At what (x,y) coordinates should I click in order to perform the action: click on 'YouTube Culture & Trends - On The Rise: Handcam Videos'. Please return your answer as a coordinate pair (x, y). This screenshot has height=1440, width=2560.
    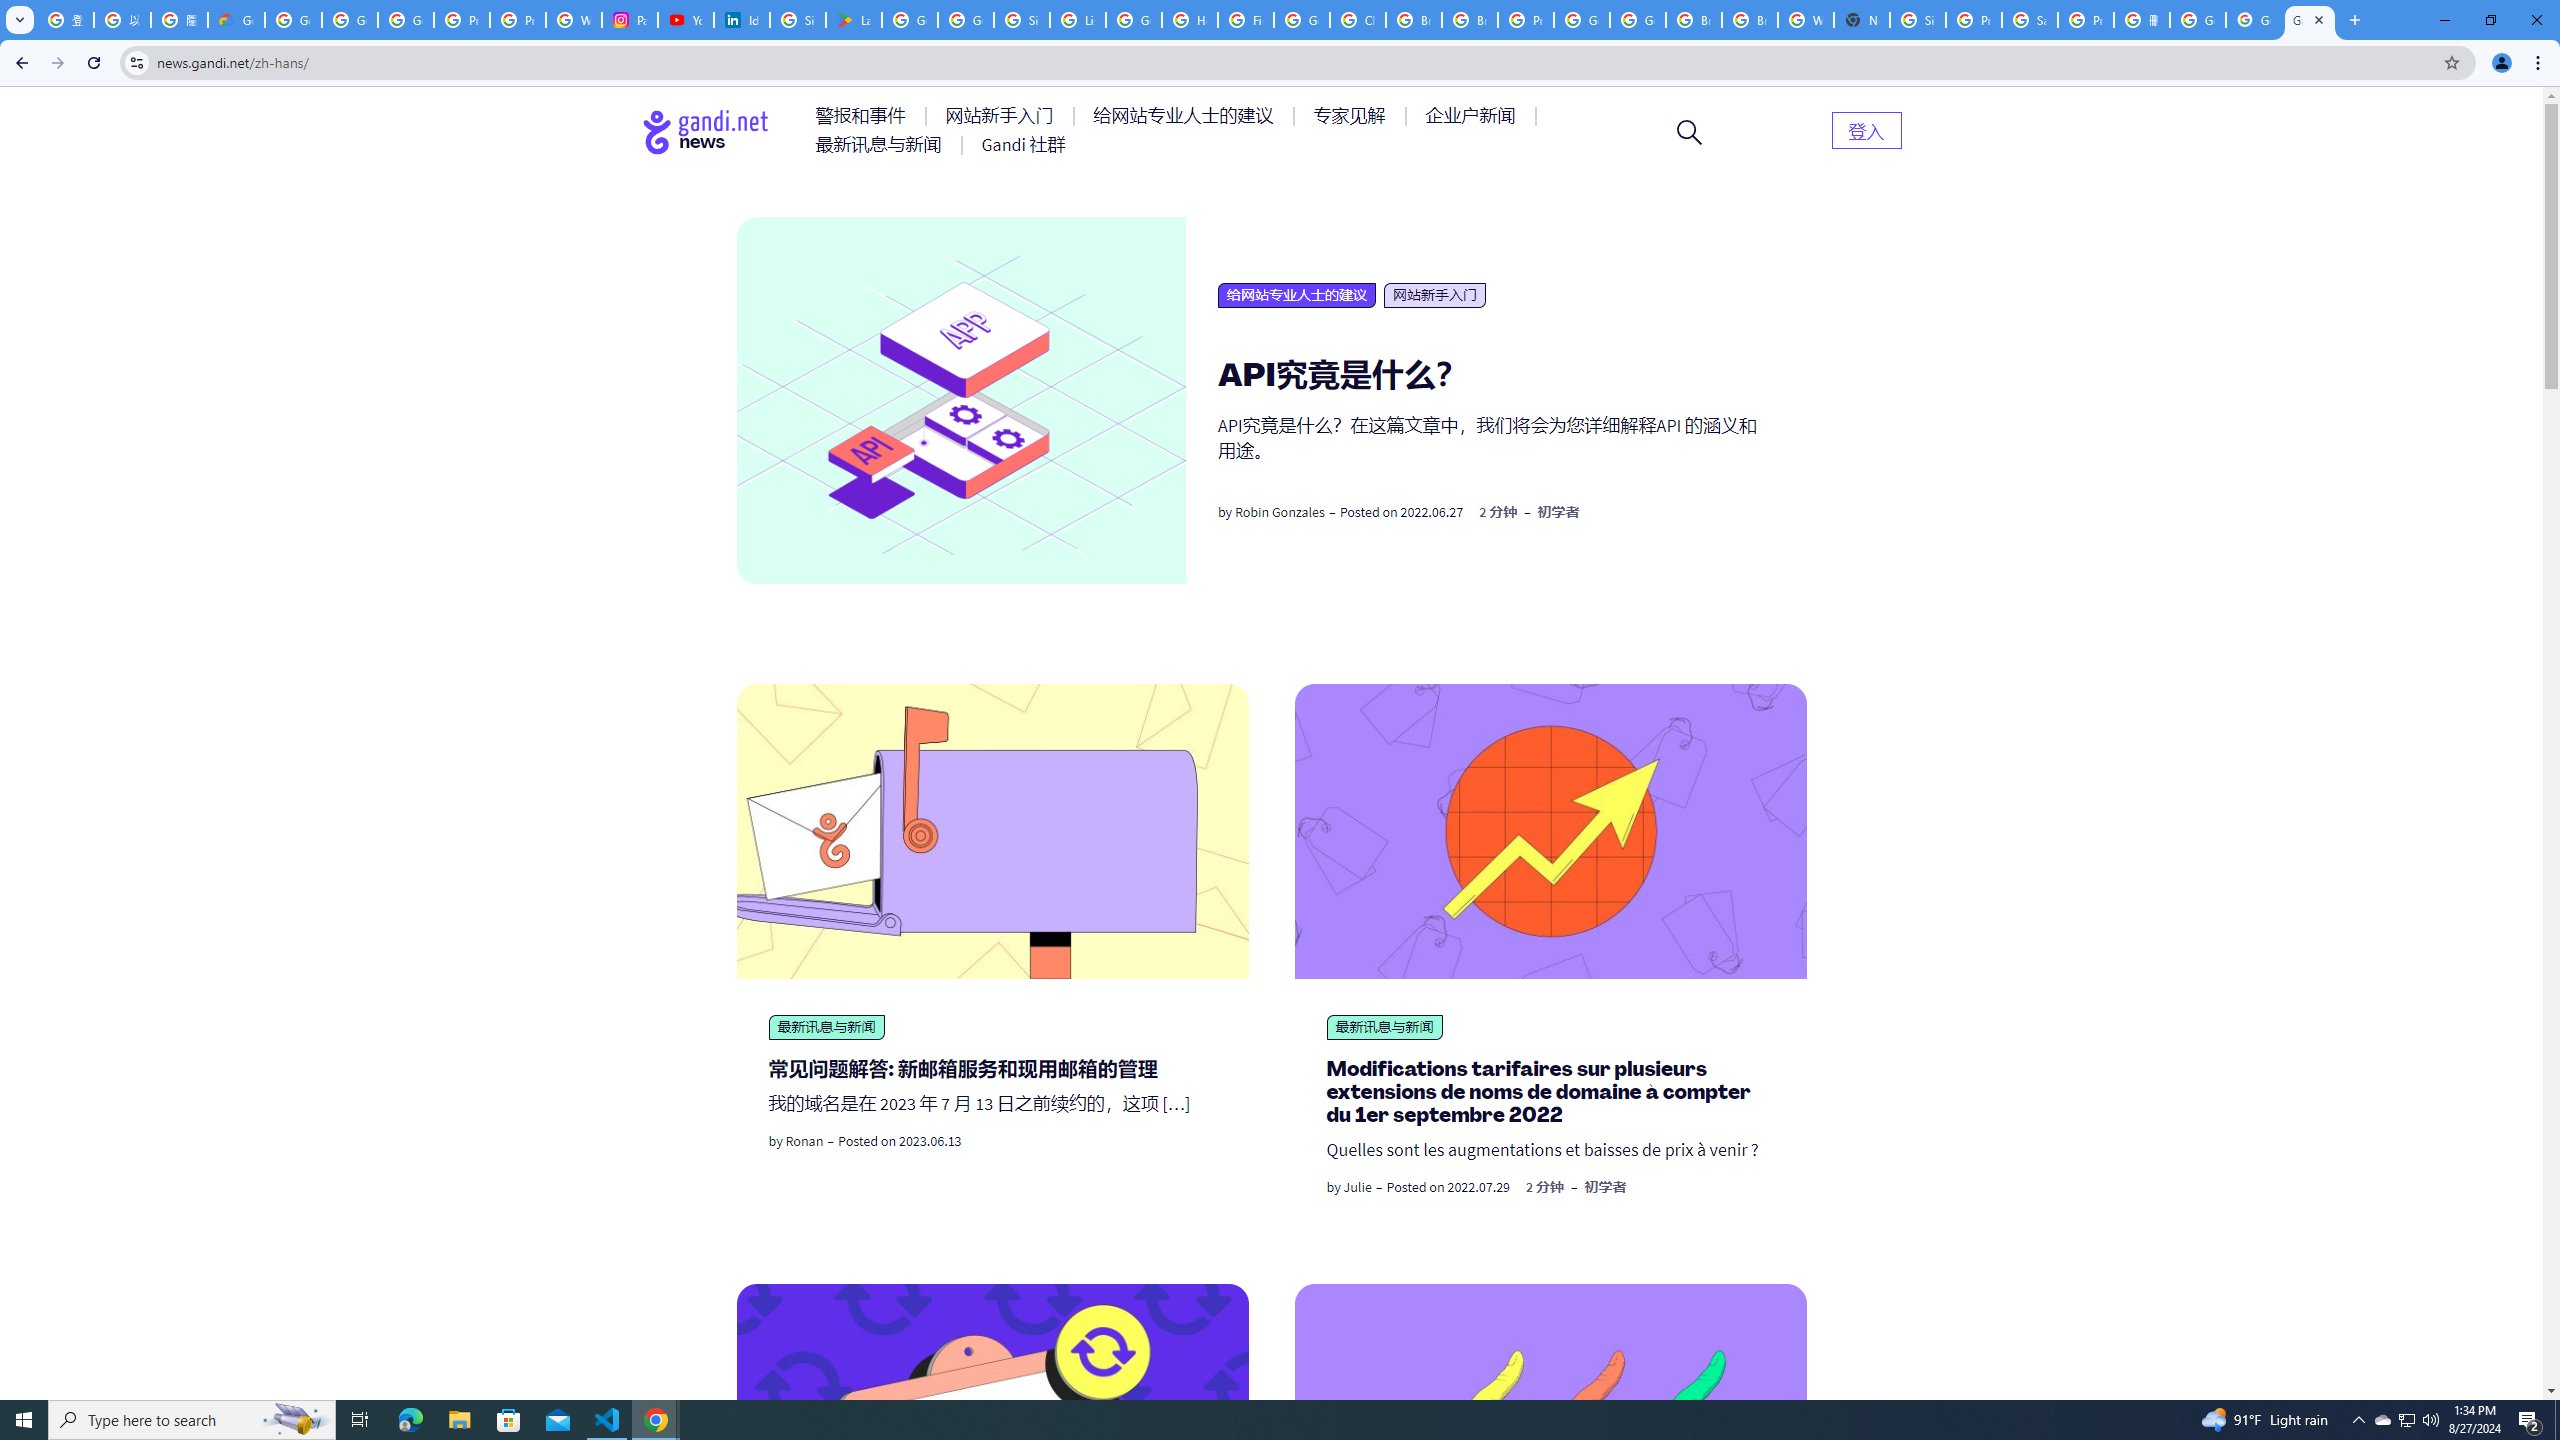
    Looking at the image, I should click on (685, 19).